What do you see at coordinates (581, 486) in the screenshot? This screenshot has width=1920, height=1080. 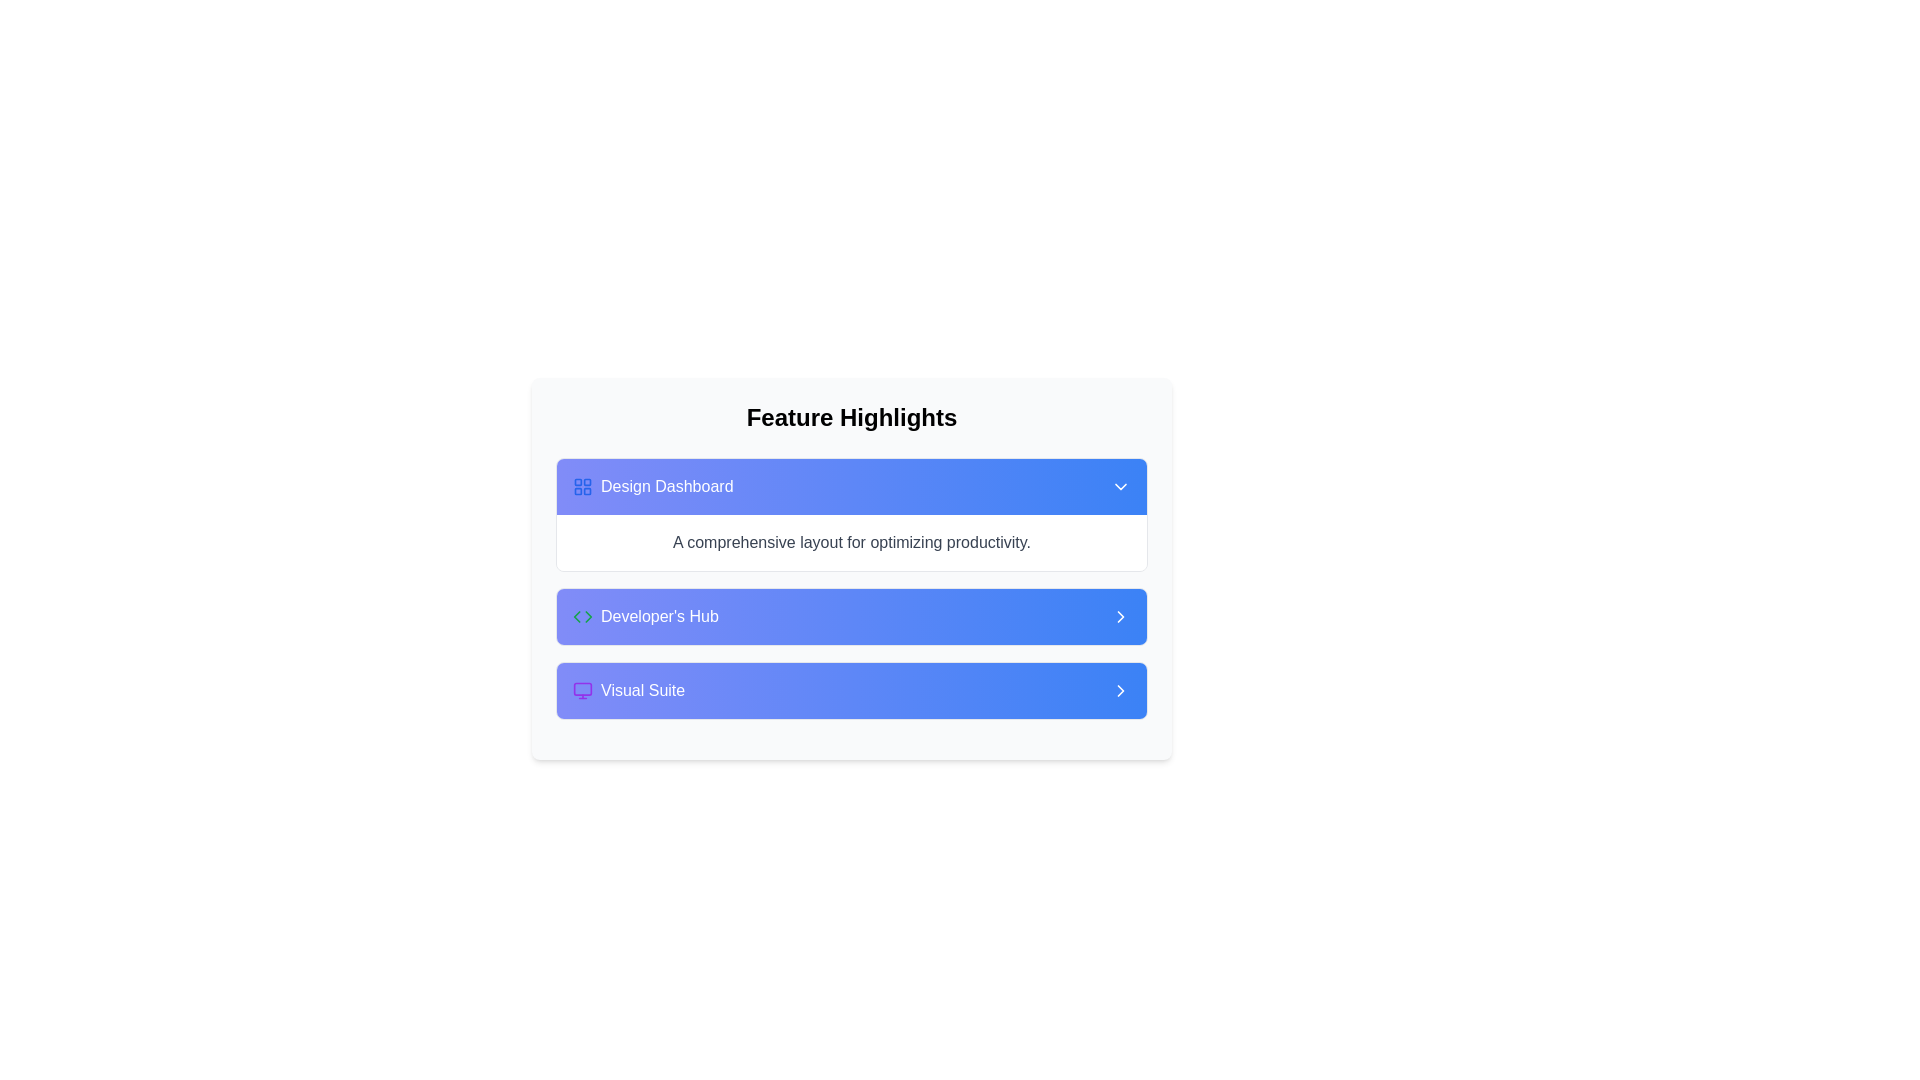 I see `the 'Dashboard' icon located to the left of the 'Design Dashboard' text in the topmost highlighted section of the card` at bounding box center [581, 486].